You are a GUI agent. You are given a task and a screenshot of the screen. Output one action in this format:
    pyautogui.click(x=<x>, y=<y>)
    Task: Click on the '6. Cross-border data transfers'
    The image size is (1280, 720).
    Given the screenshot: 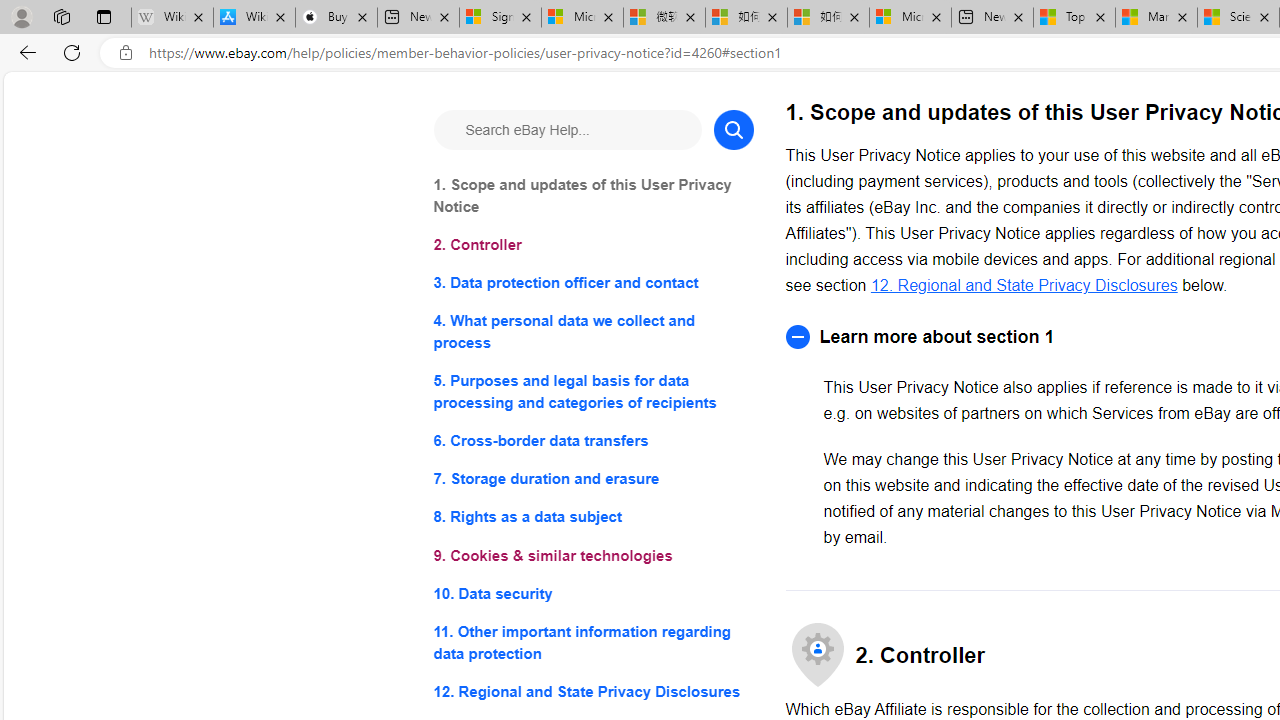 What is the action you would take?
    pyautogui.click(x=592, y=440)
    